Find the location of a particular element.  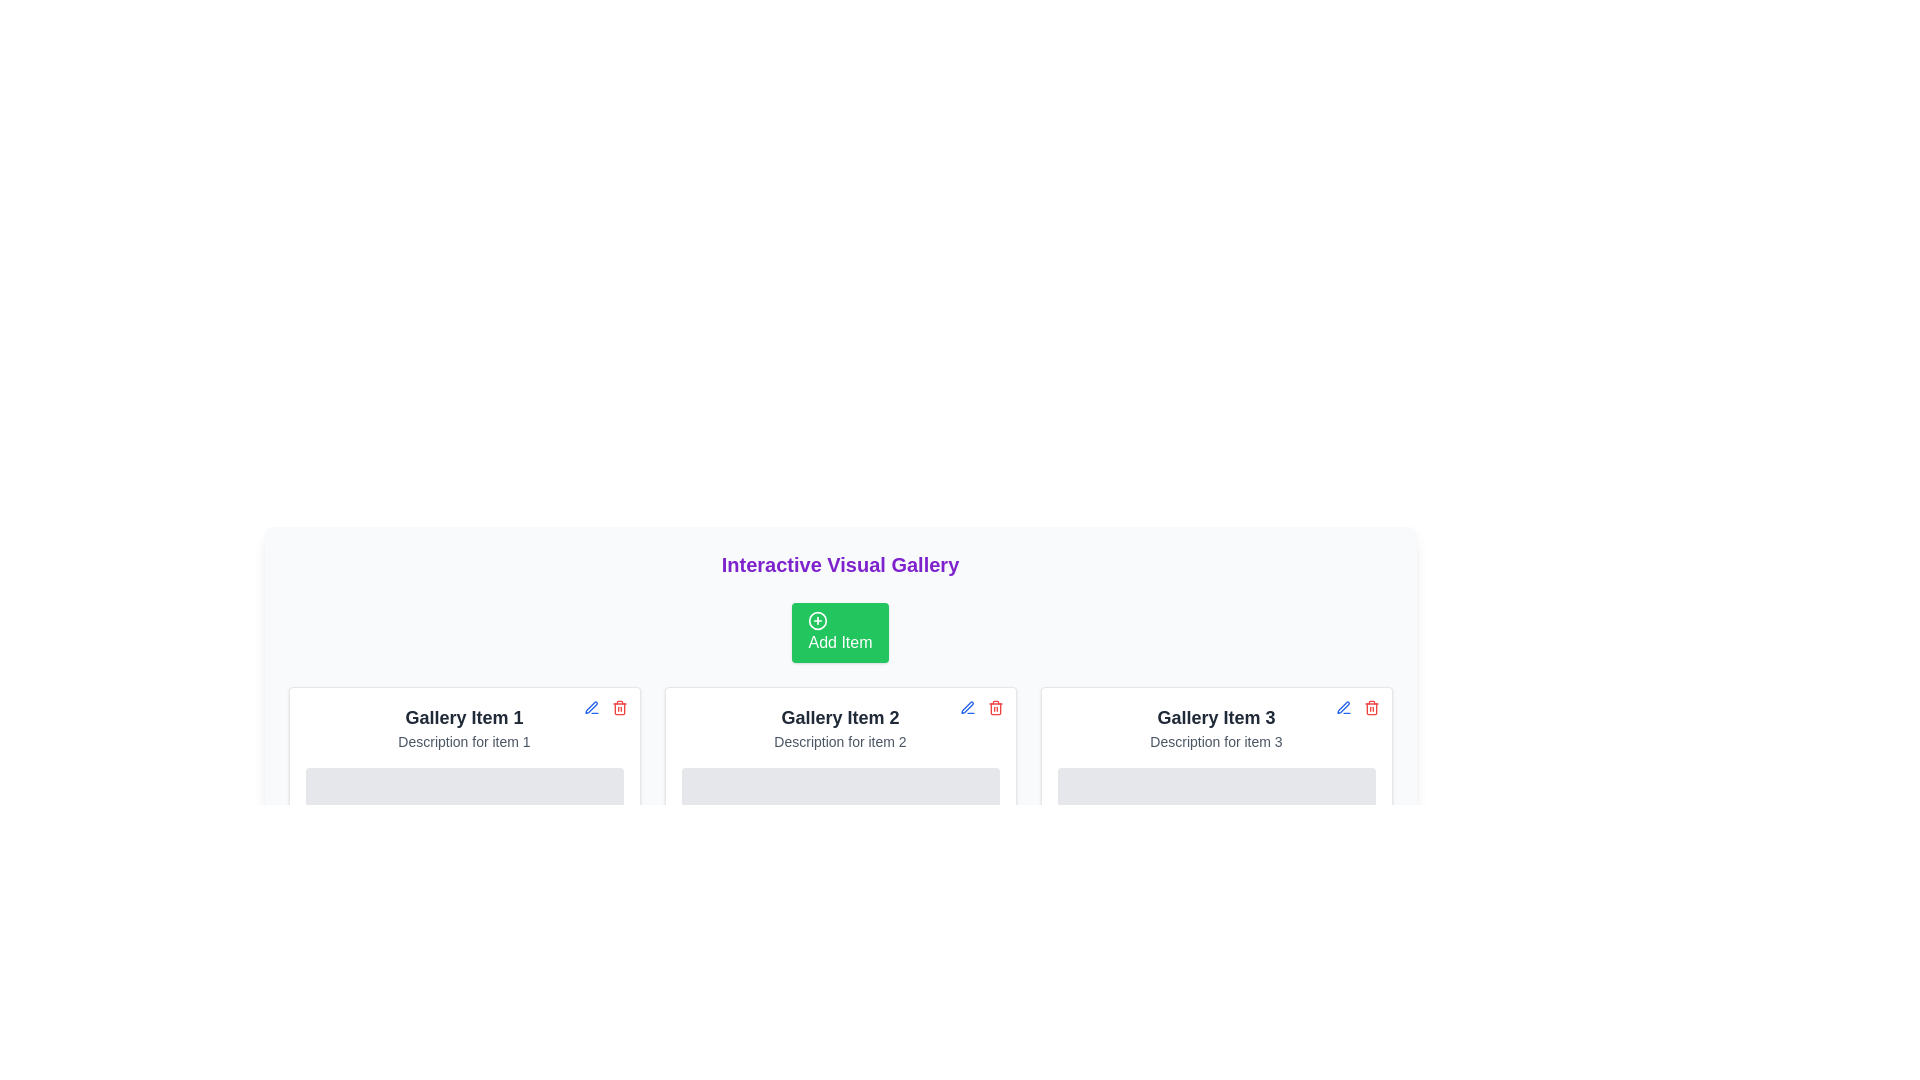

the blue pen icon located in the top-right corner of the 'Gallery Item 2' box is located at coordinates (967, 707).